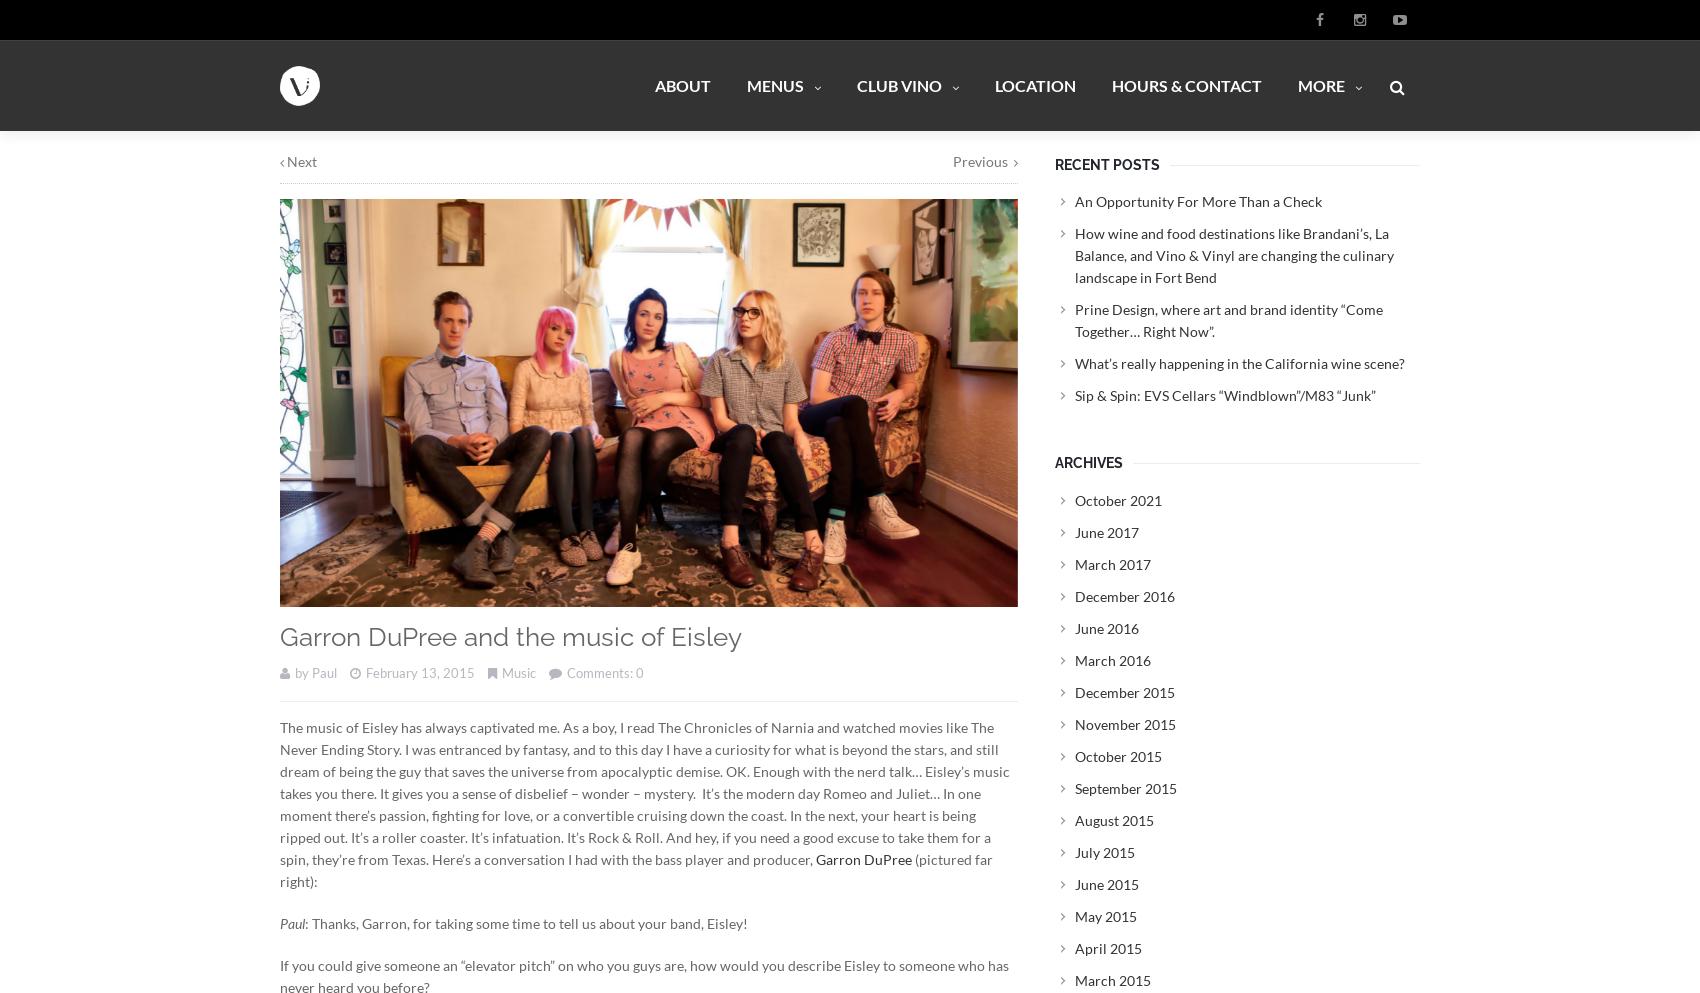  Describe the element at coordinates (600, 672) in the screenshot. I see `'Comments:'` at that location.